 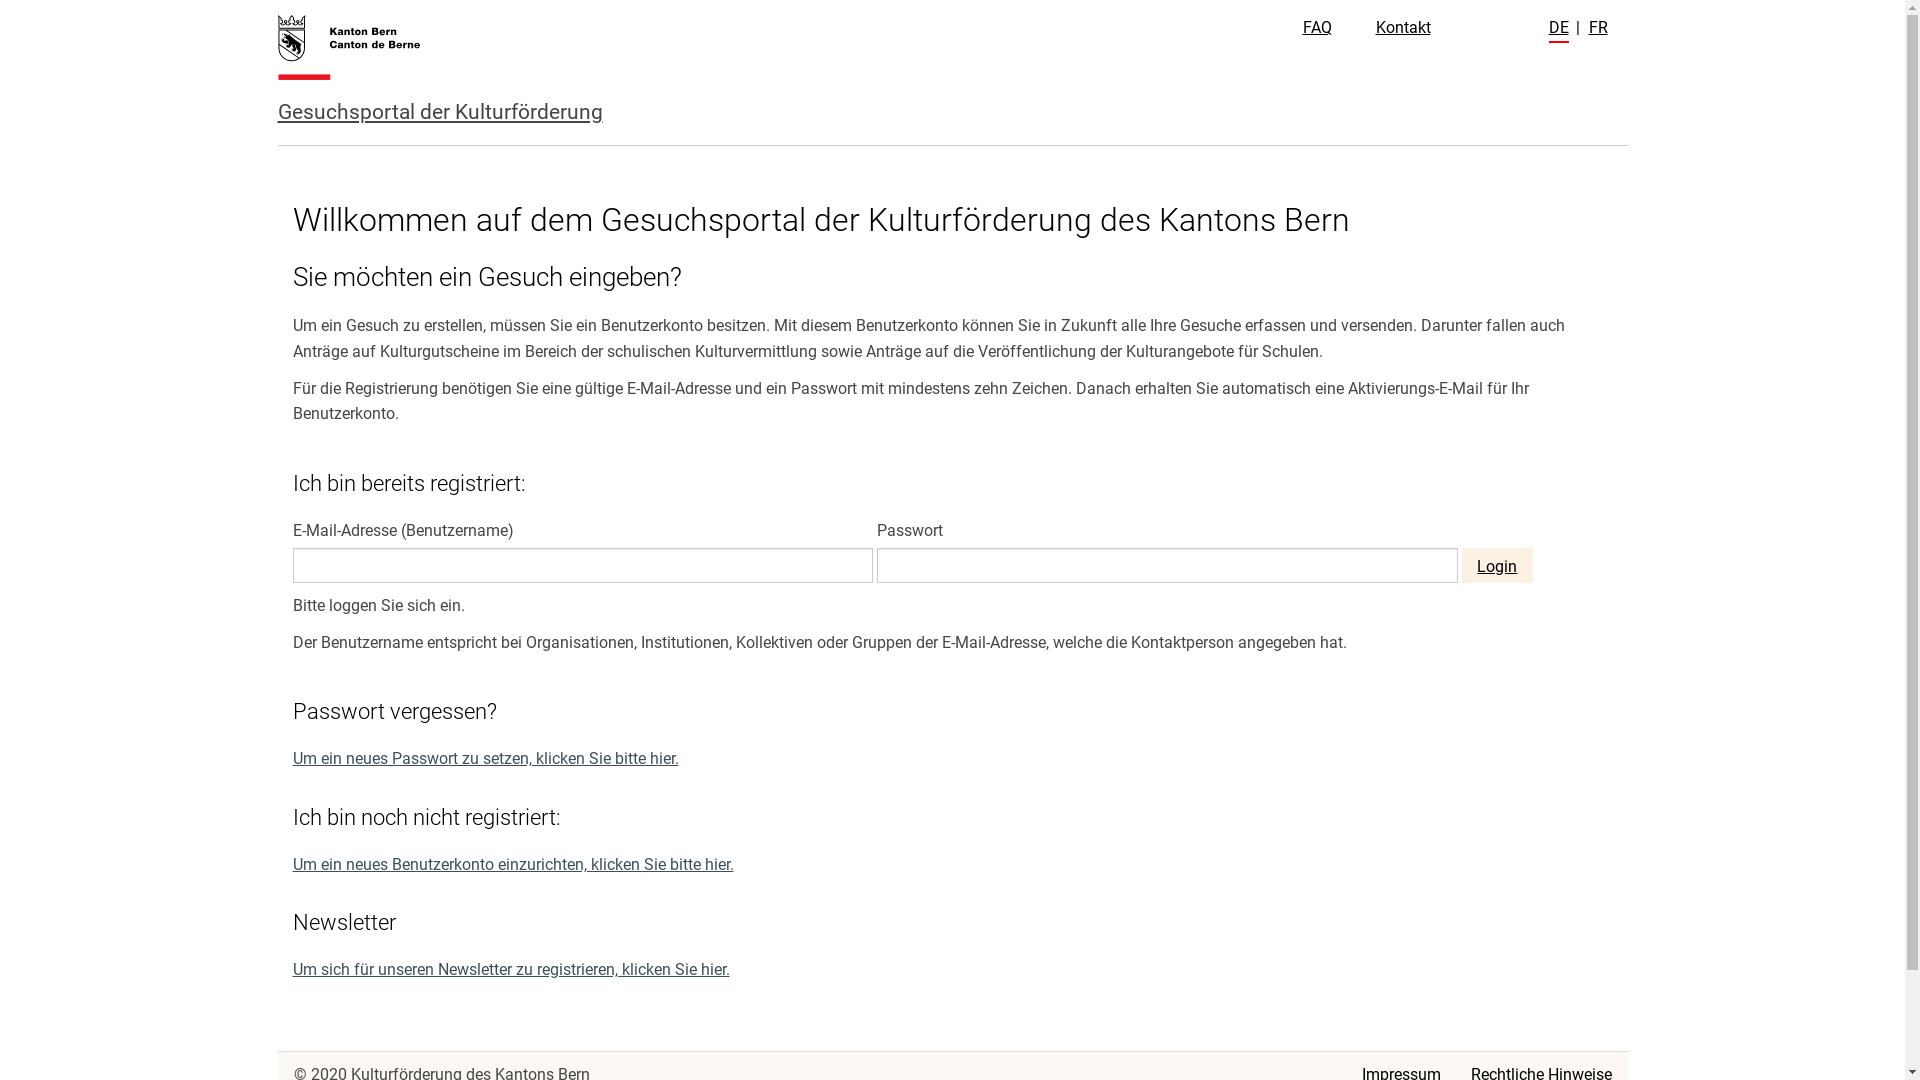 What do you see at coordinates (1316, 27) in the screenshot?
I see `'FAQ'` at bounding box center [1316, 27].